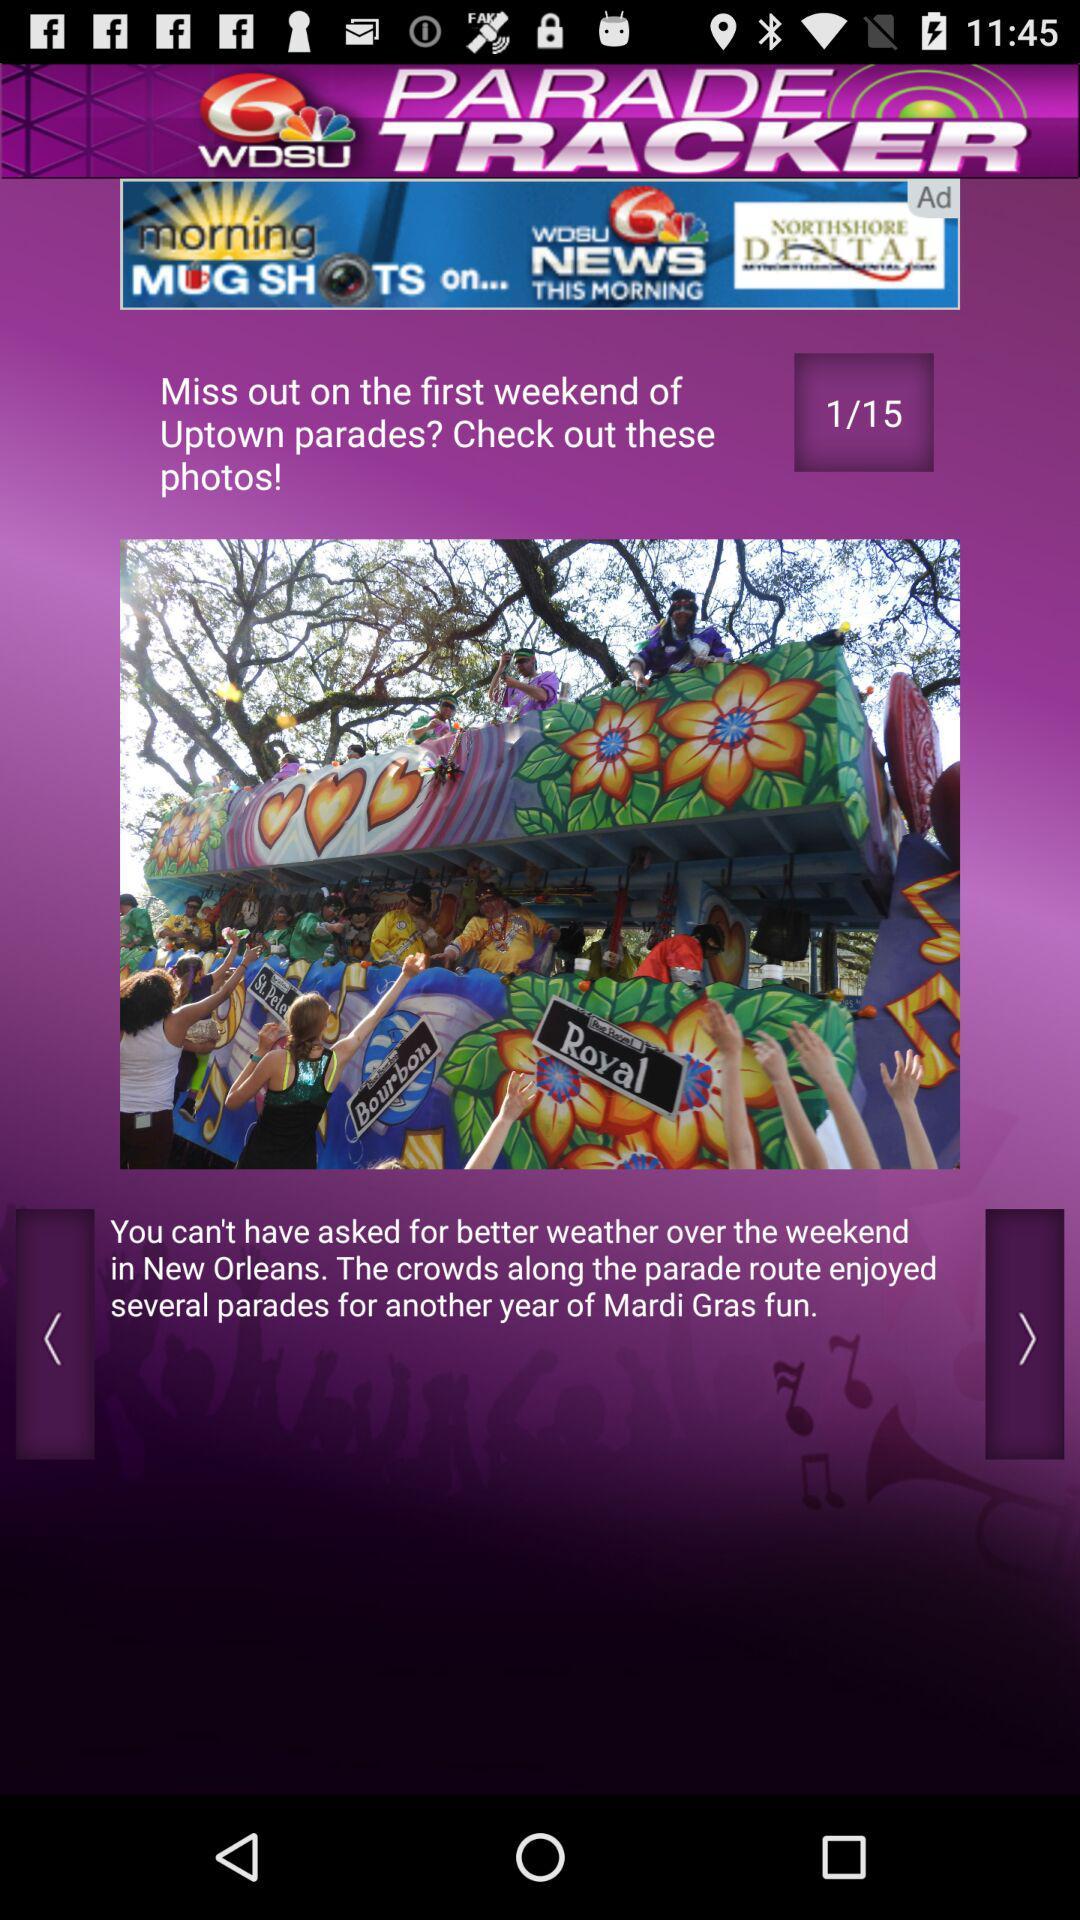  What do you see at coordinates (1024, 1426) in the screenshot?
I see `the arrow_forward icon` at bounding box center [1024, 1426].